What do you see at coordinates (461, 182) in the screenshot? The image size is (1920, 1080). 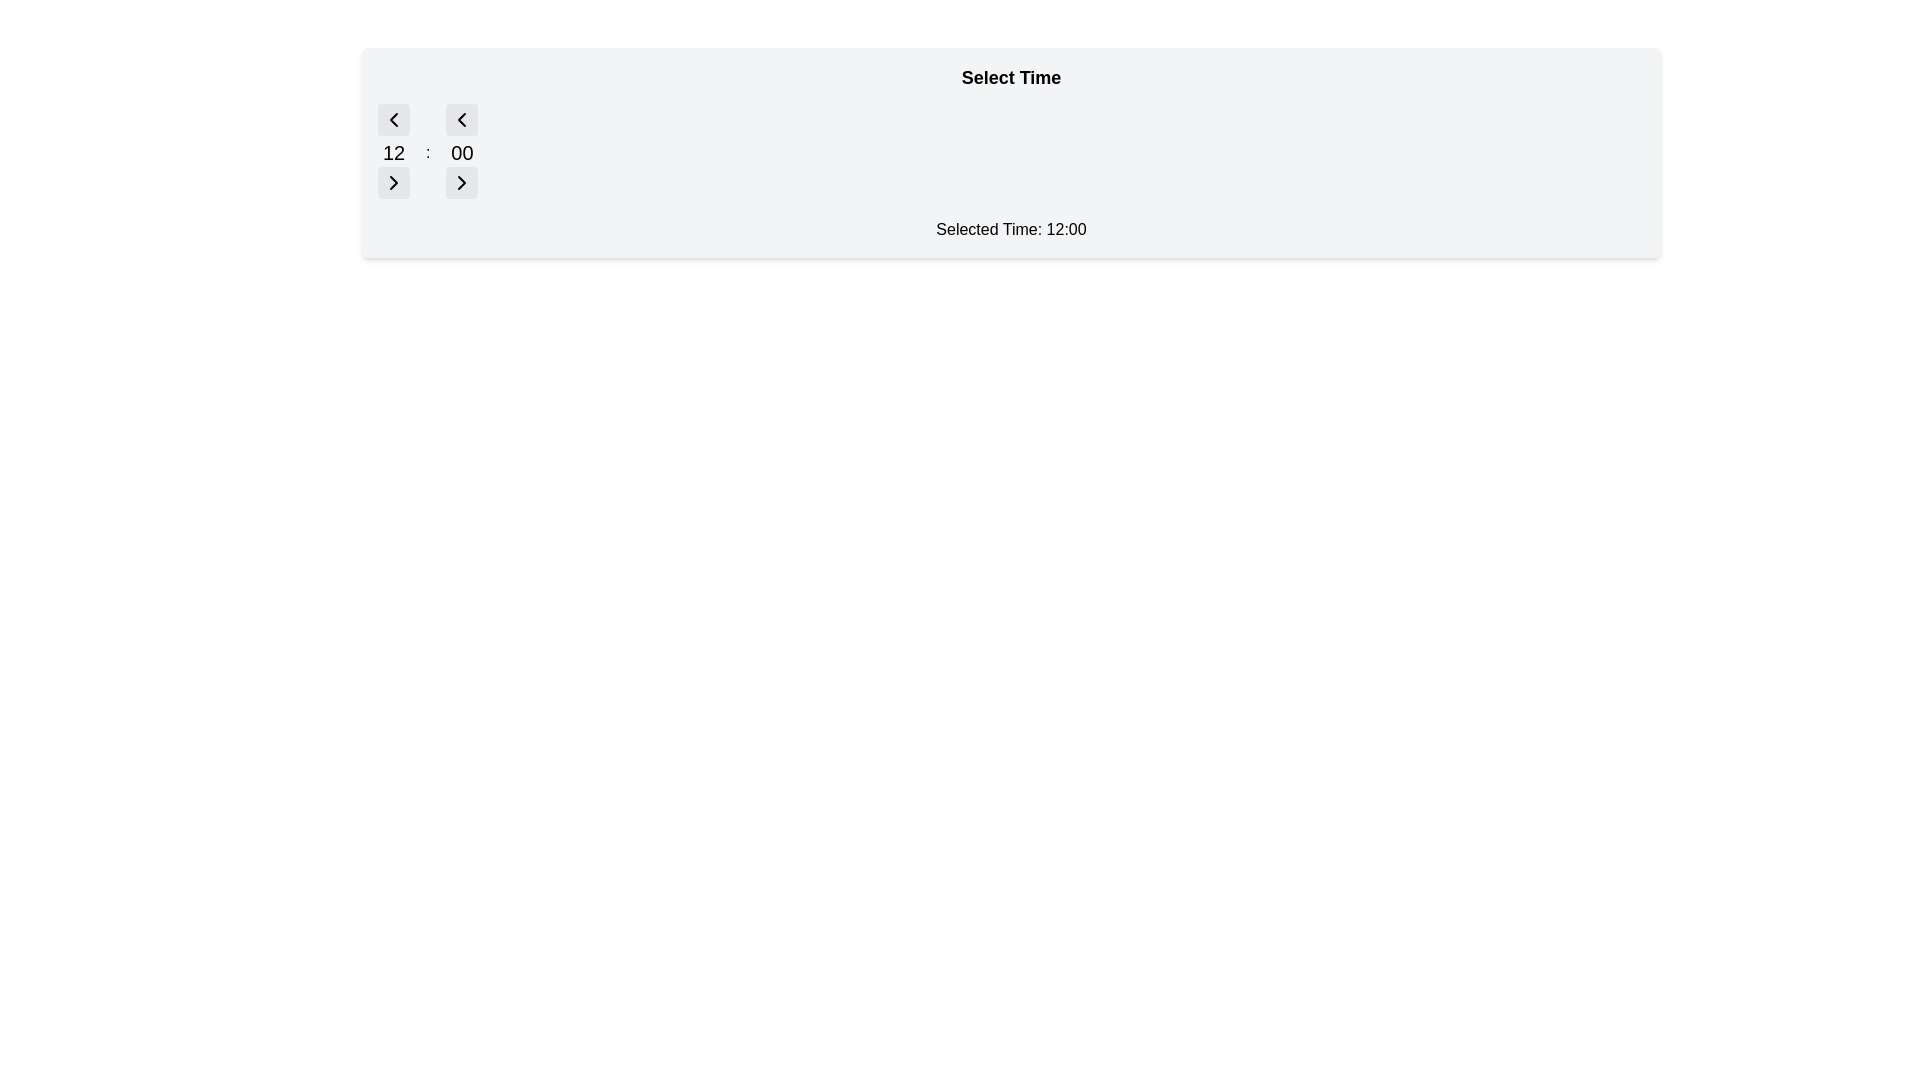 I see `the right-pointing chevron-like arrow icon within the square button at the bottom of the control panel` at bounding box center [461, 182].